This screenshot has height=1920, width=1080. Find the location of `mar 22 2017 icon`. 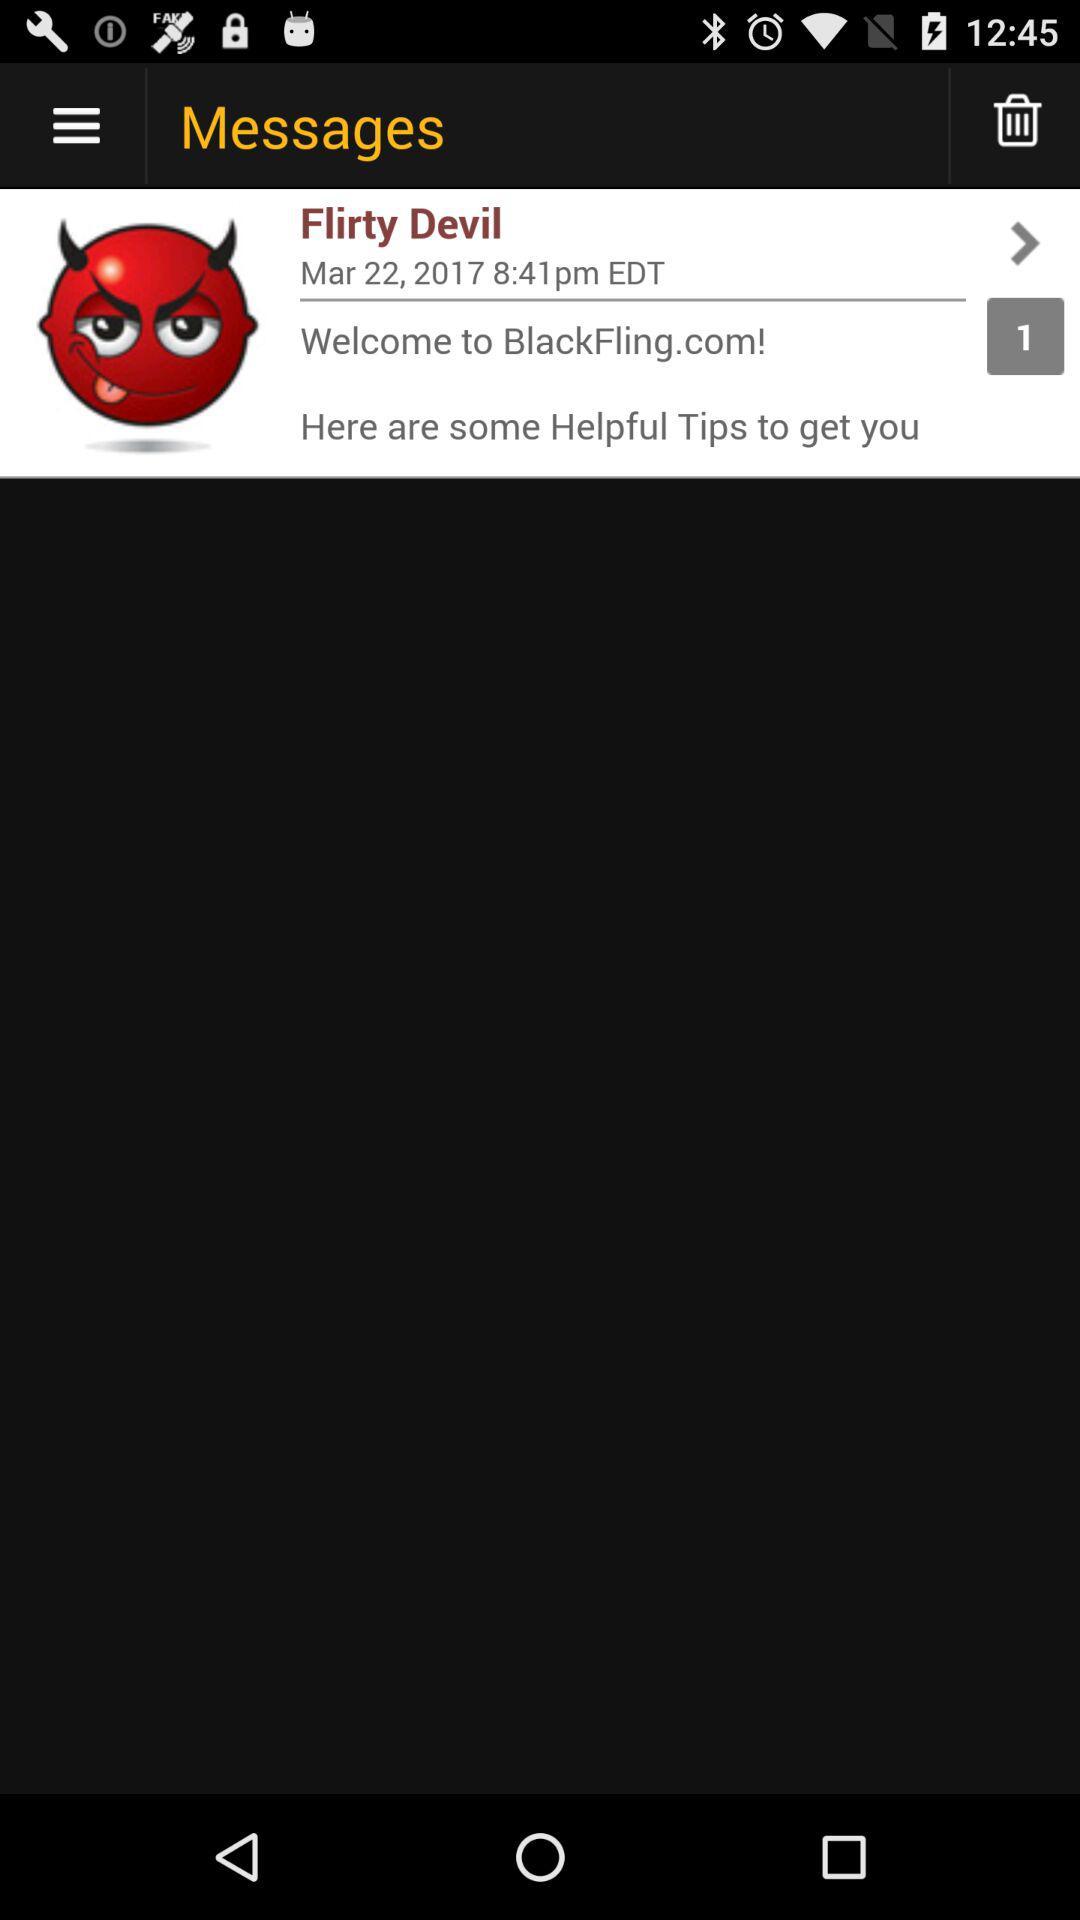

mar 22 2017 icon is located at coordinates (632, 270).